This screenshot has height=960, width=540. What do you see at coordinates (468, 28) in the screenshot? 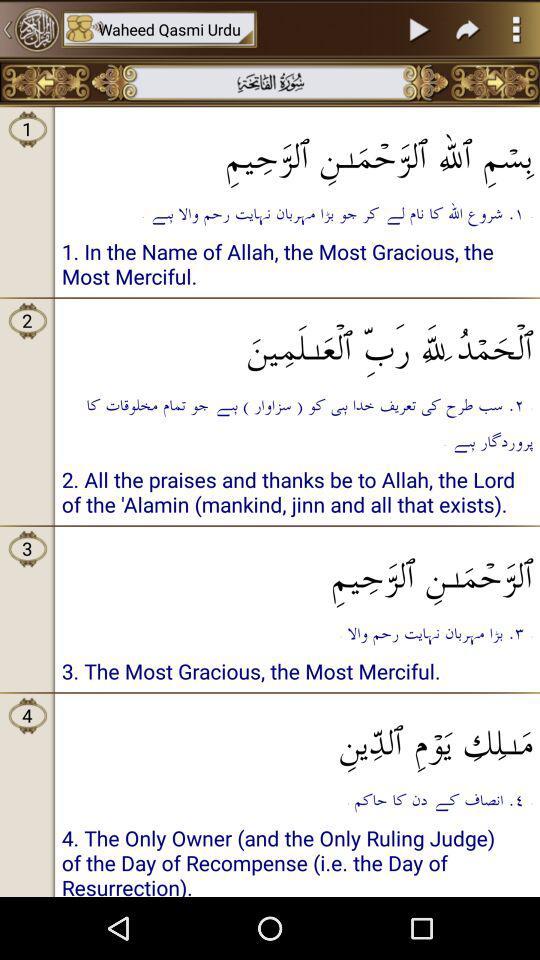
I see `forward` at bounding box center [468, 28].